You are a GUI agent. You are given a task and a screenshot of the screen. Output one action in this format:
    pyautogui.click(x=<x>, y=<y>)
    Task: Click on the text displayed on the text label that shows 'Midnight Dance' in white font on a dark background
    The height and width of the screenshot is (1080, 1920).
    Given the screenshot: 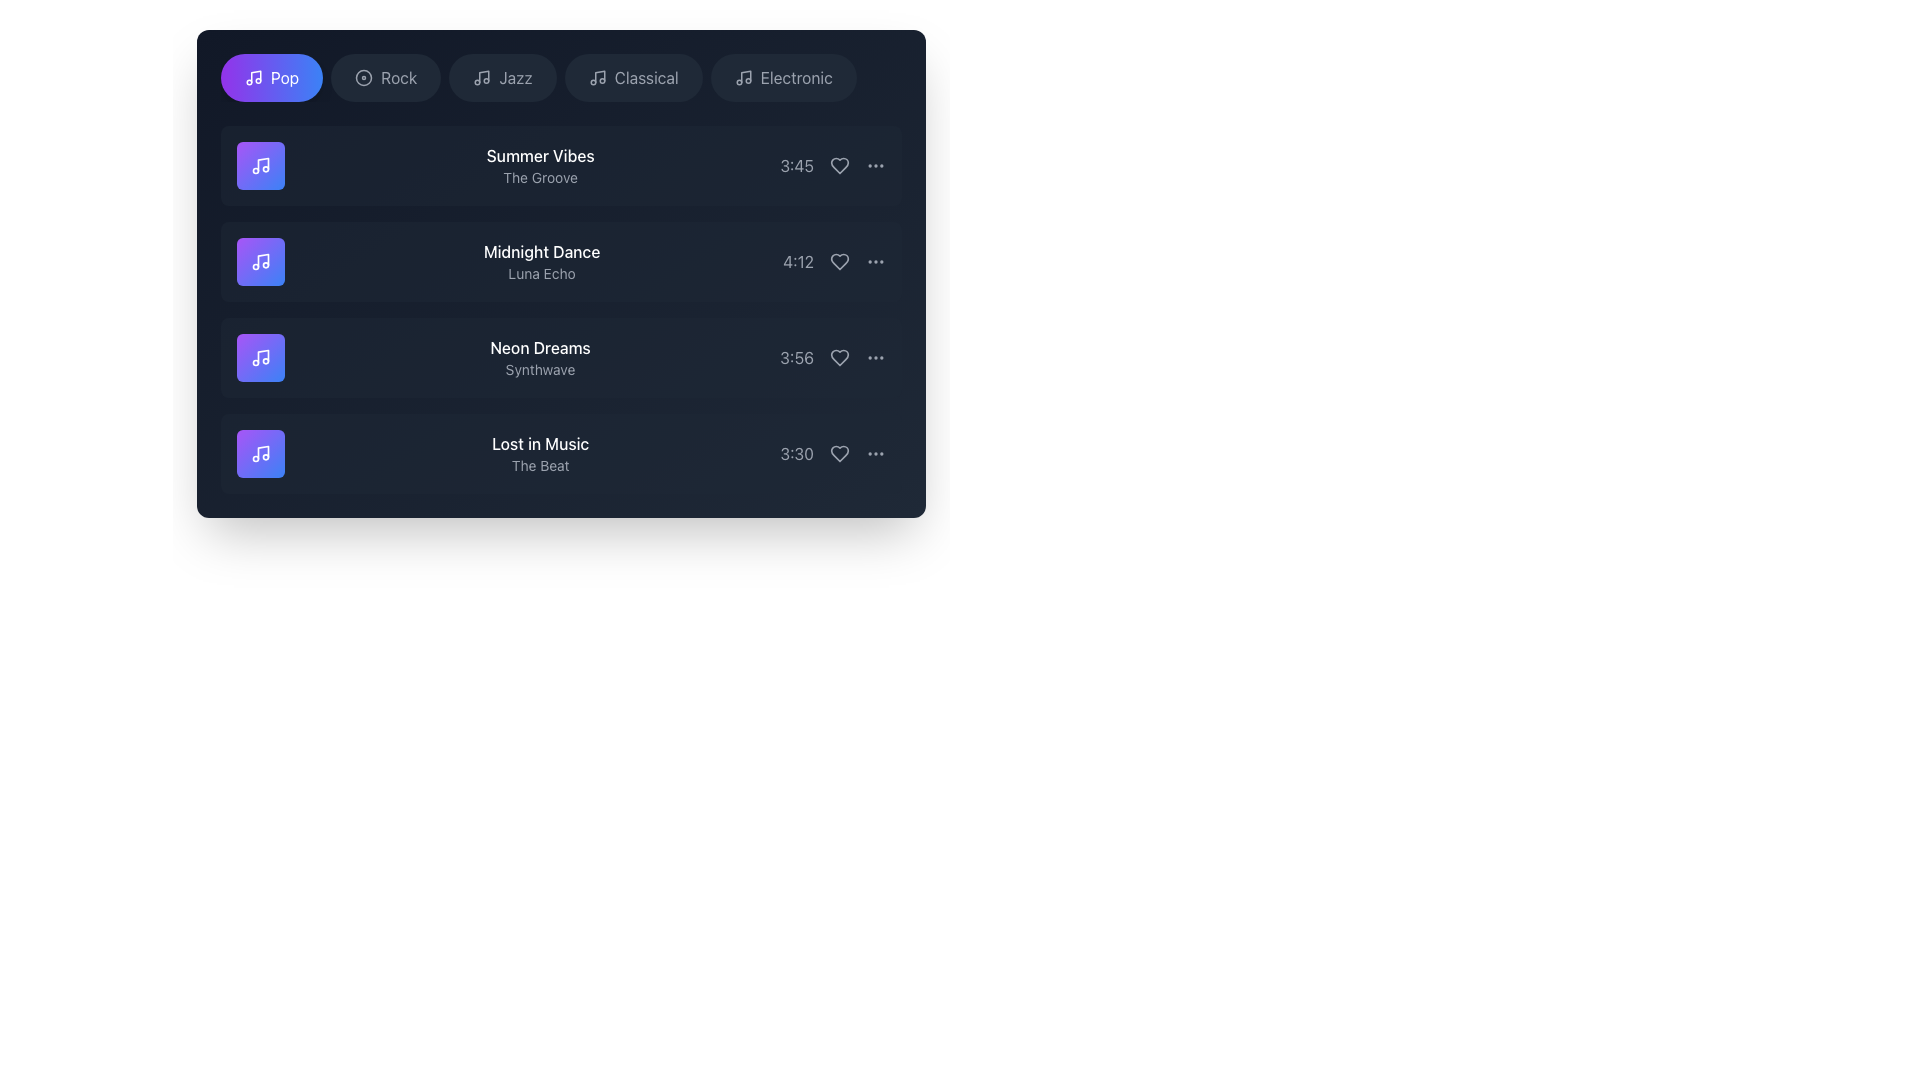 What is the action you would take?
    pyautogui.click(x=542, y=250)
    